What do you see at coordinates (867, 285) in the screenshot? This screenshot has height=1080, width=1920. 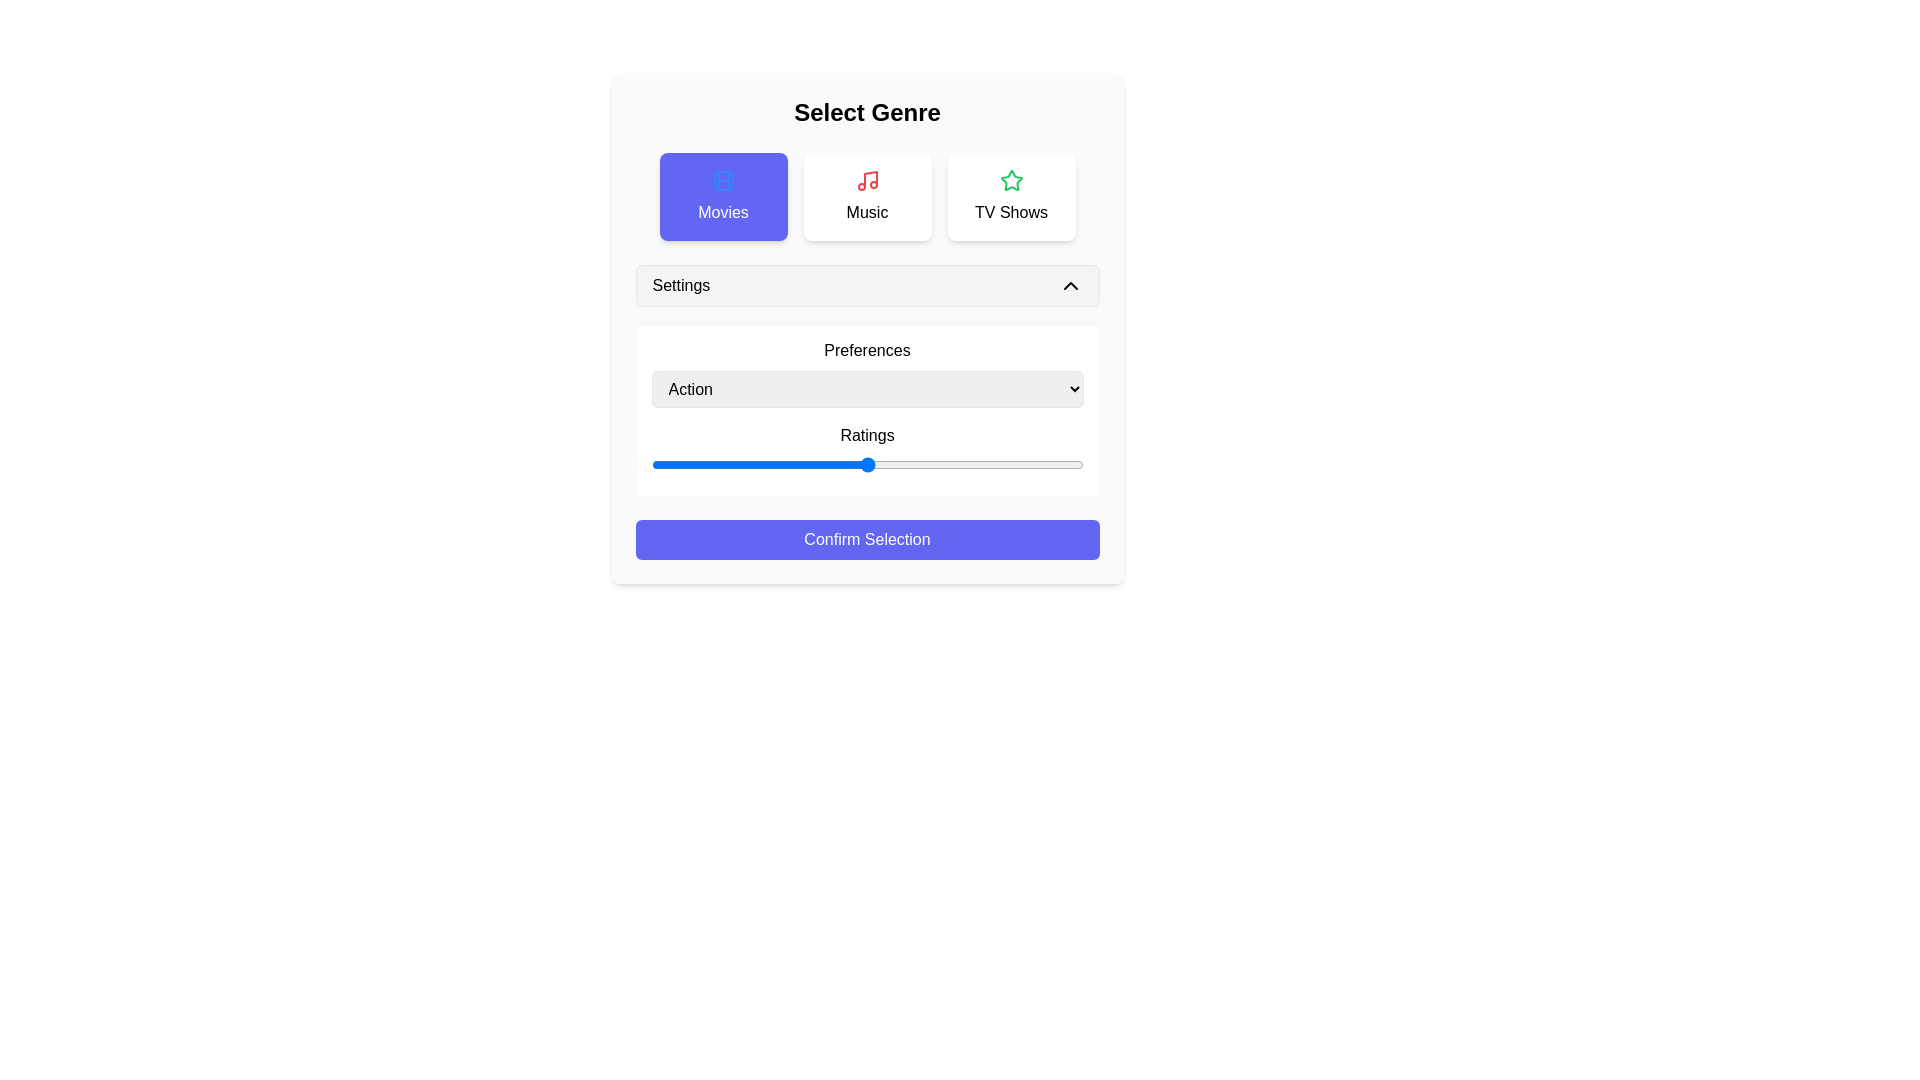 I see `the toggleable button located in the middle of the interface below the 'Movies' section` at bounding box center [867, 285].